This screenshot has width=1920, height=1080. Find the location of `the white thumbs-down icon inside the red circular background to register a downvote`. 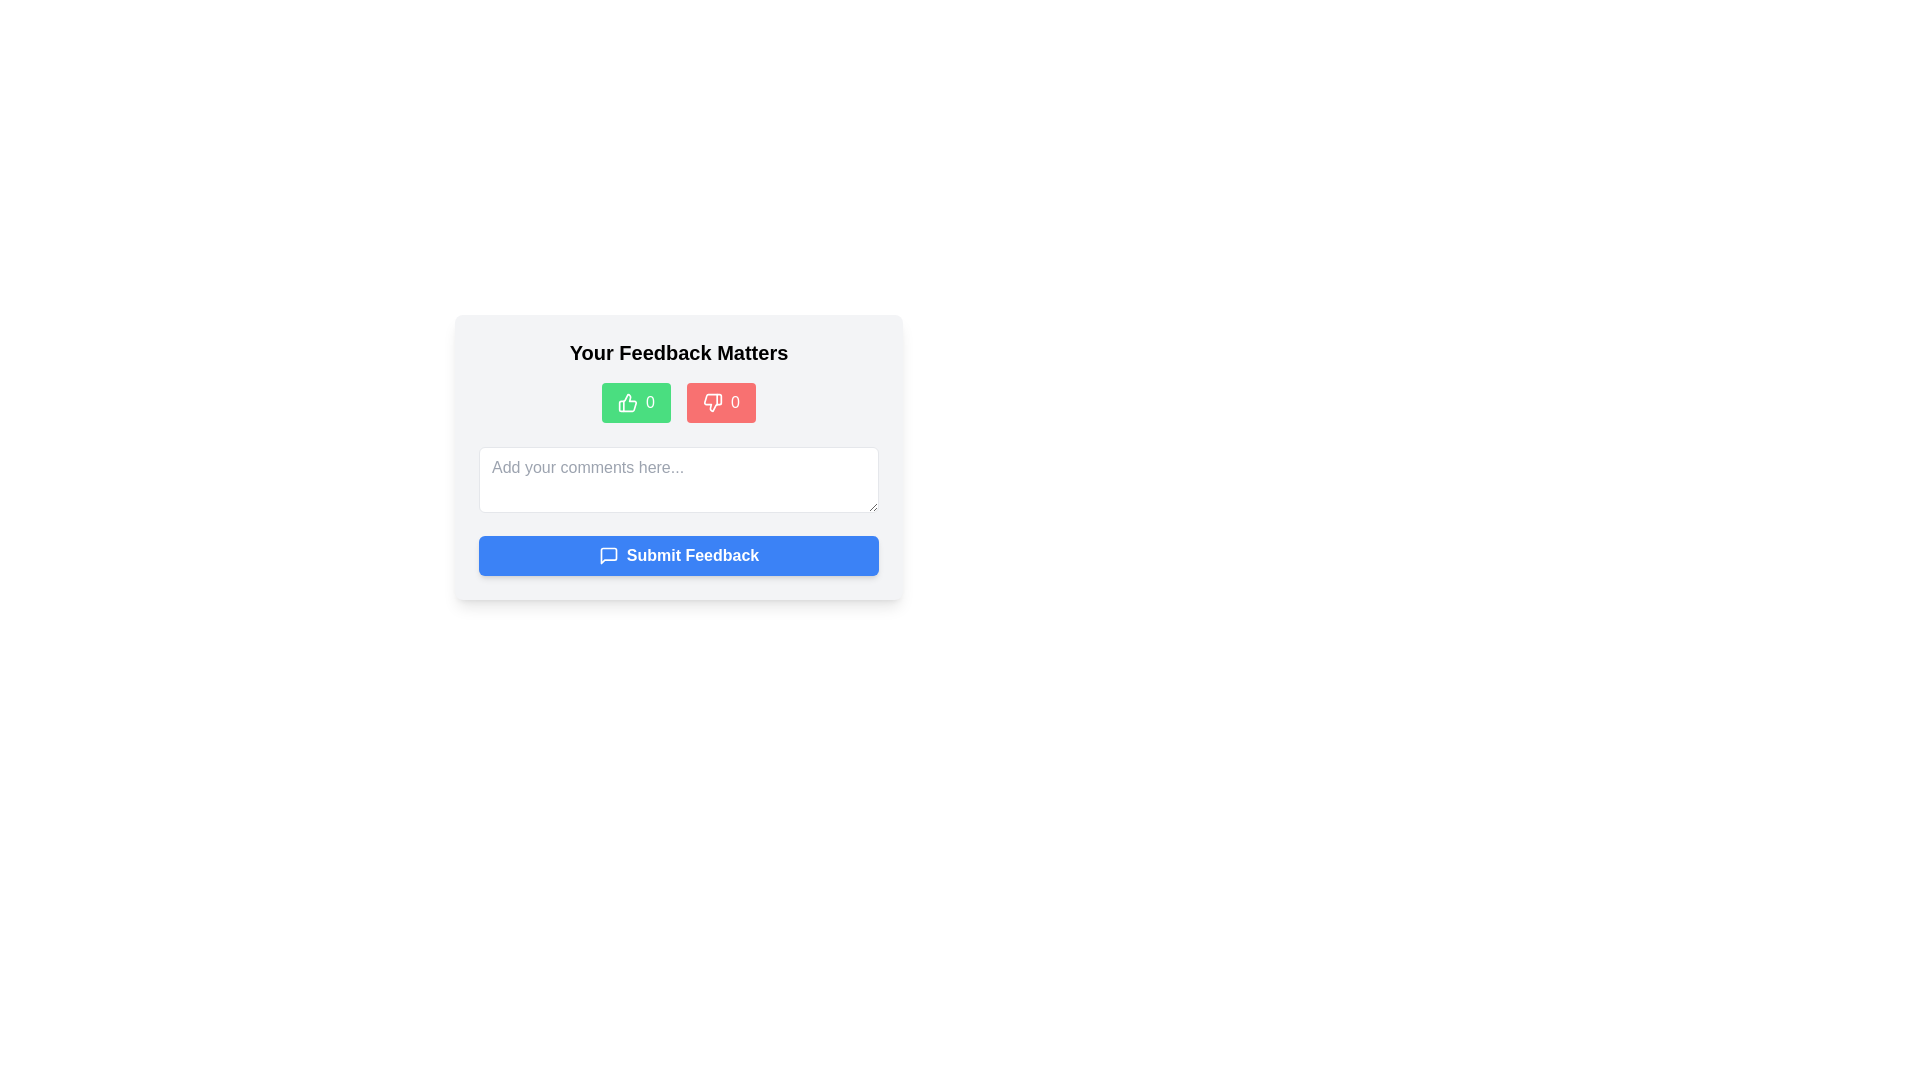

the white thumbs-down icon inside the red circular background to register a downvote is located at coordinates (713, 402).